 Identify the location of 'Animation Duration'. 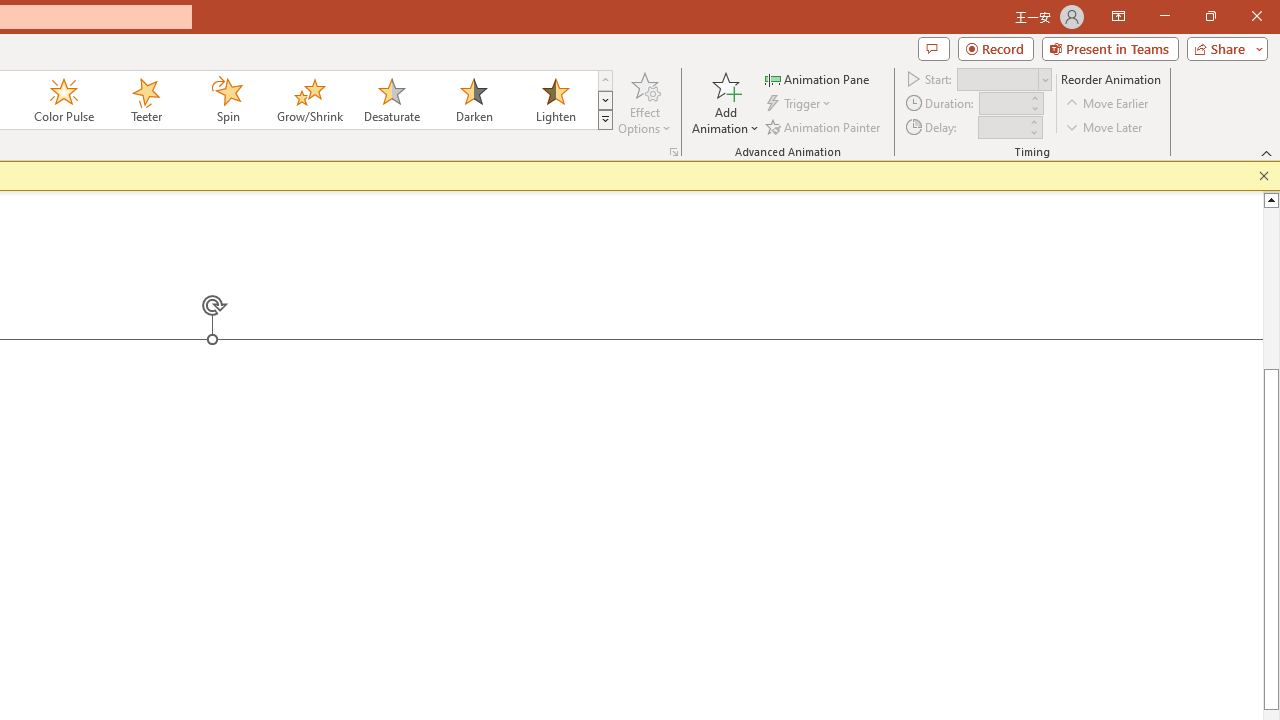
(1003, 103).